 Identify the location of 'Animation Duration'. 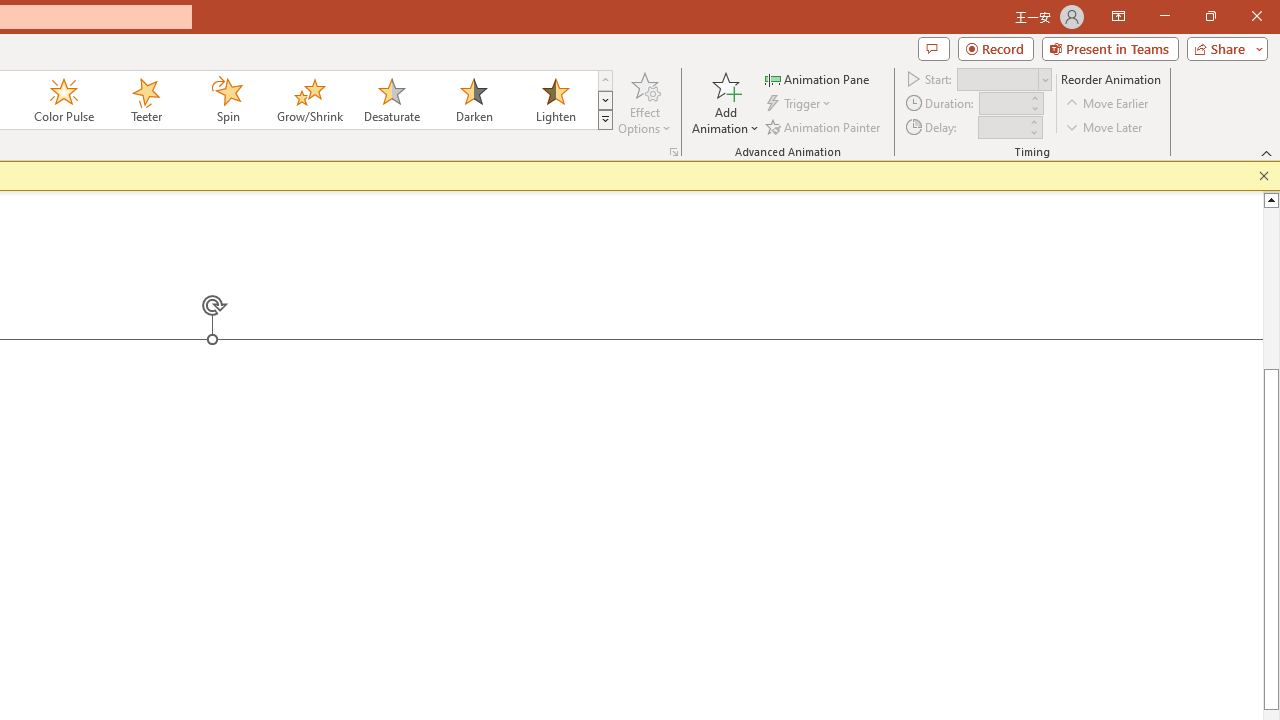
(1003, 103).